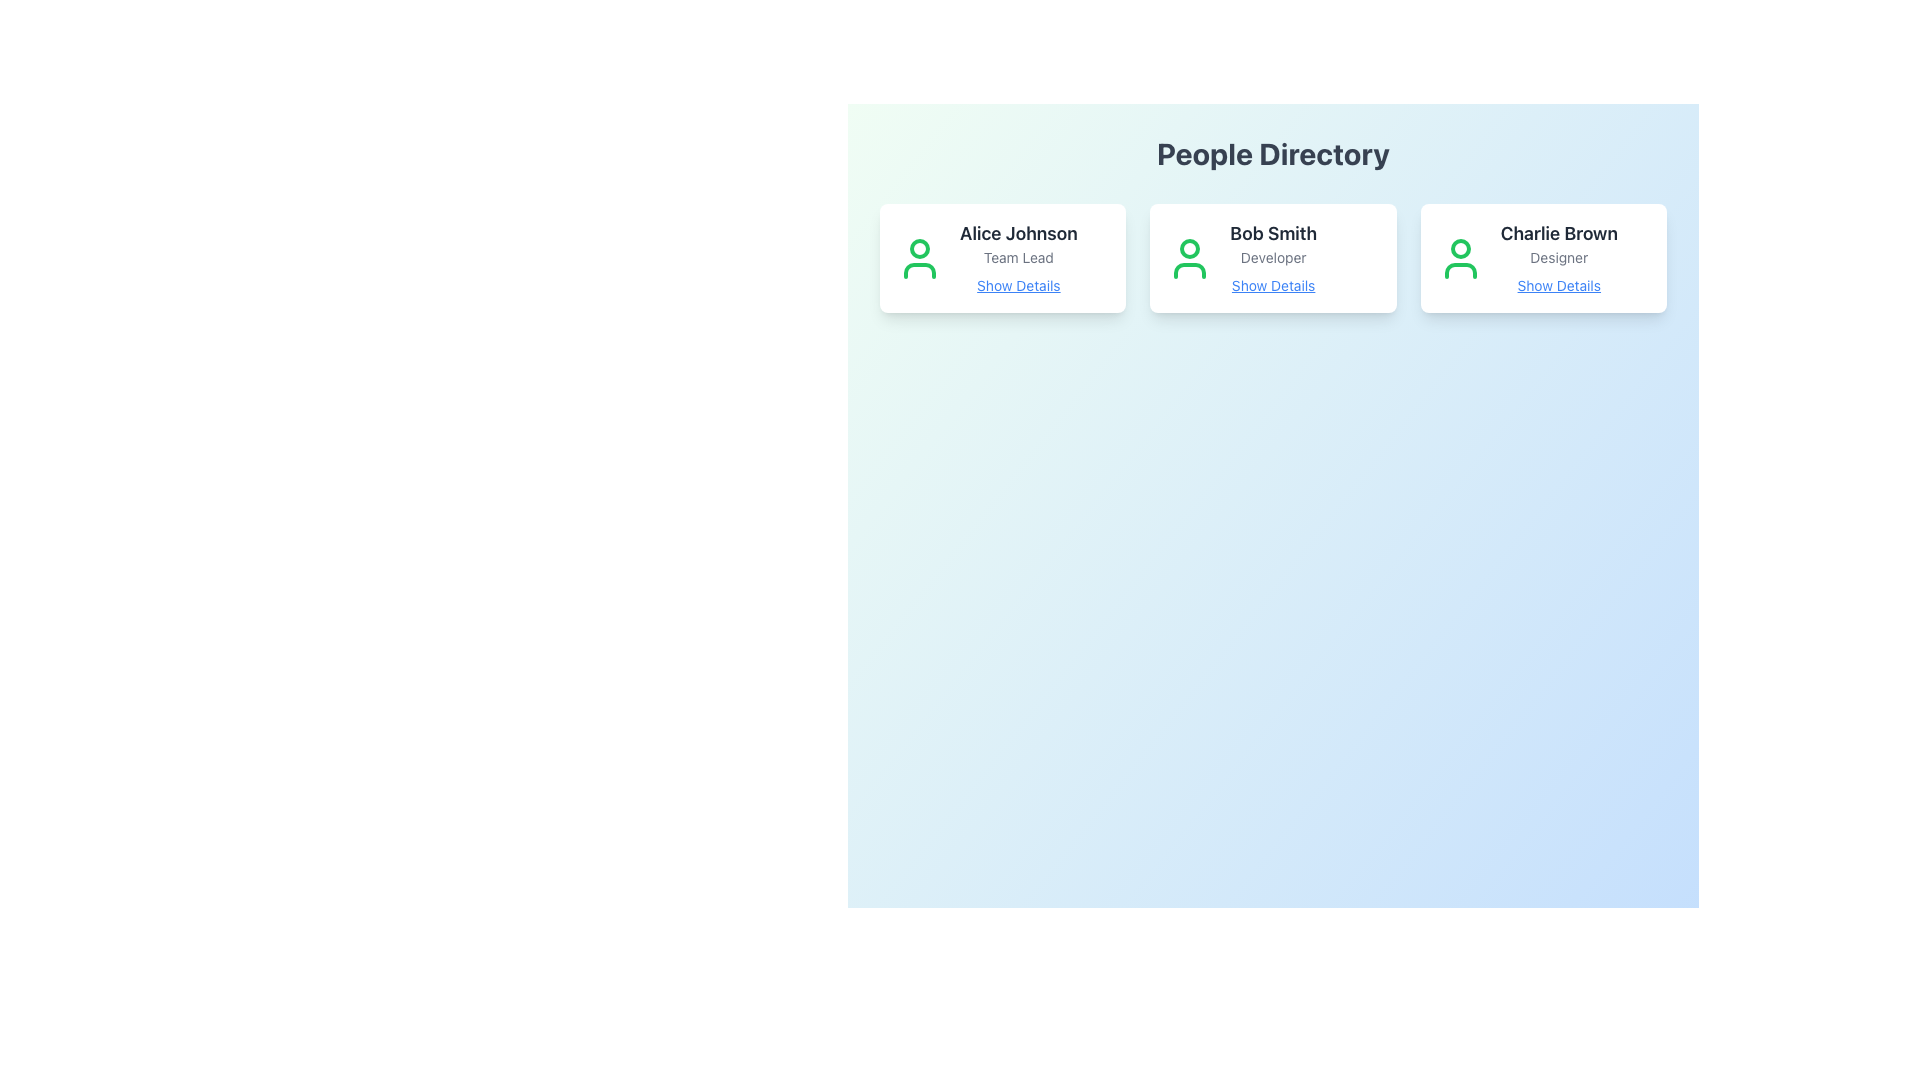 The width and height of the screenshot is (1920, 1080). Describe the element at coordinates (919, 257) in the screenshot. I see `the green user icon representing Alice Johnson` at that location.